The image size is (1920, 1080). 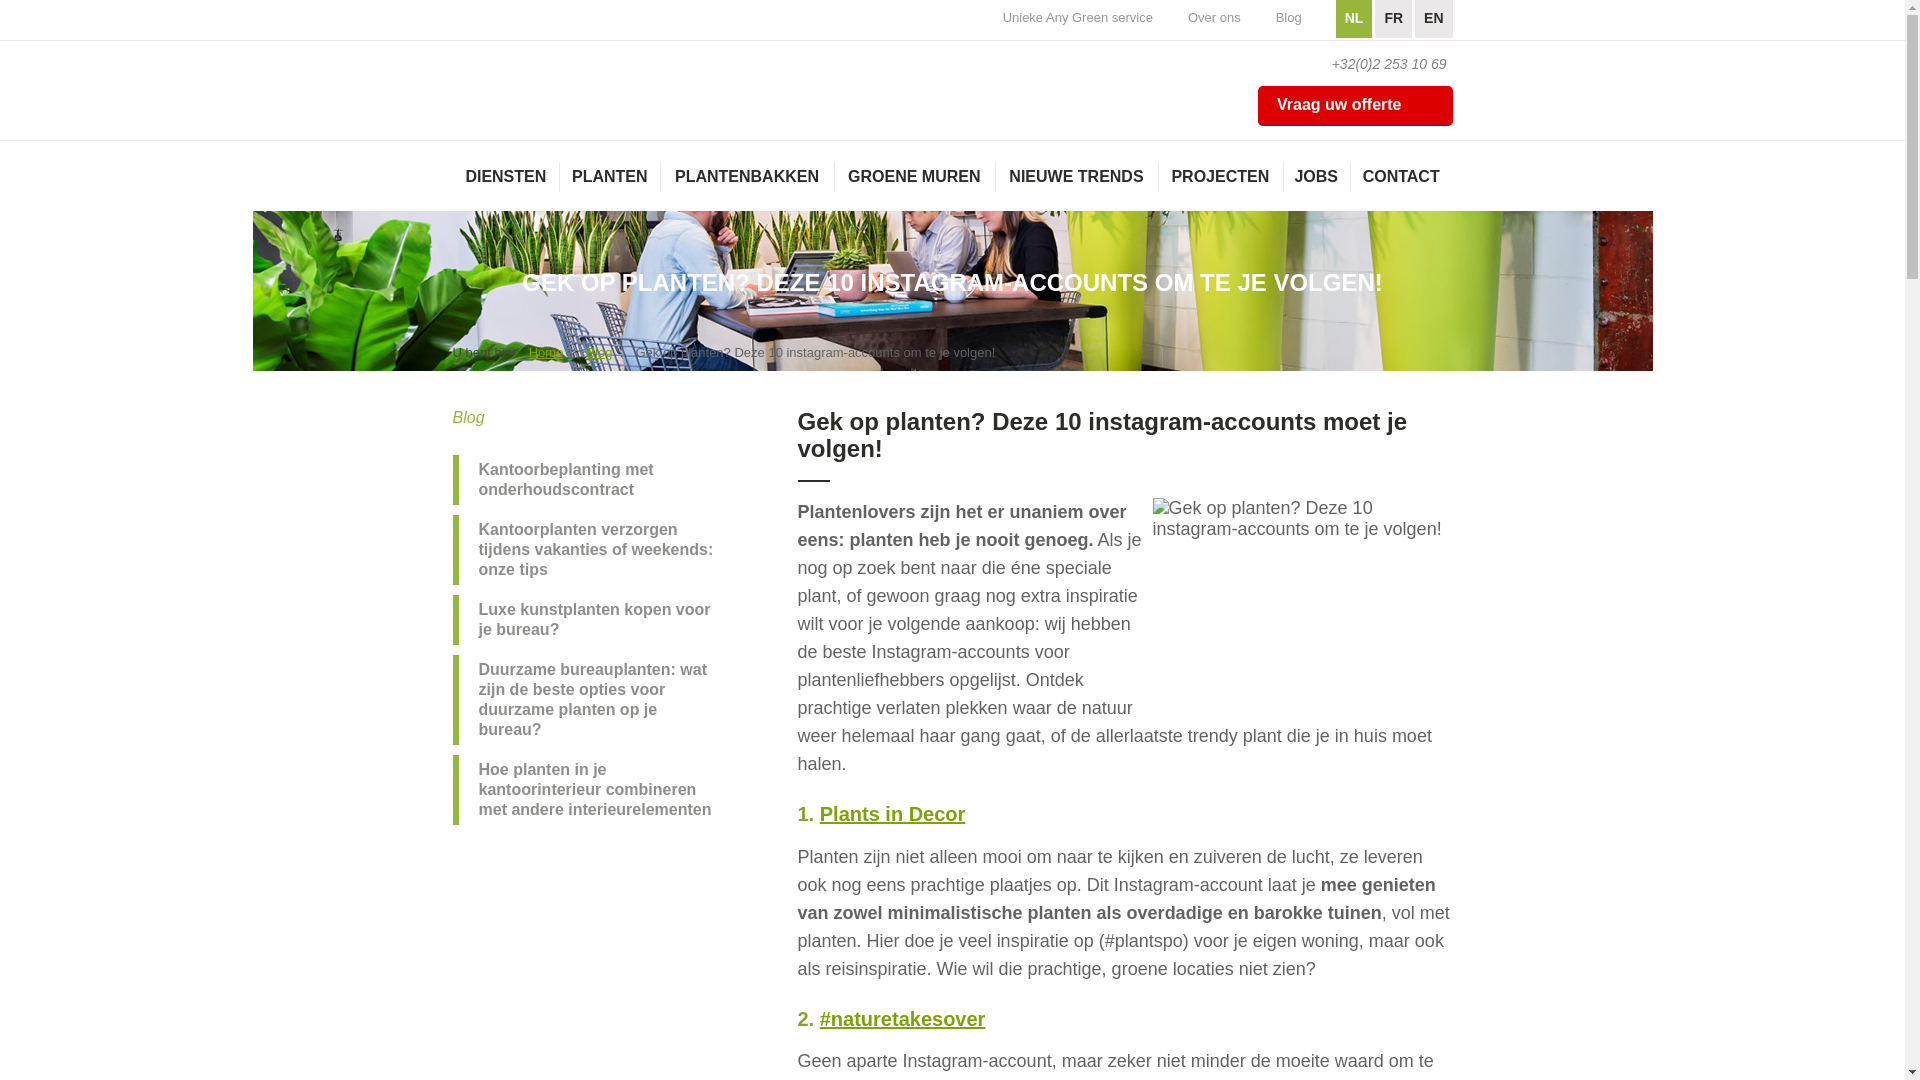 I want to click on 'Over ons', so click(x=1213, y=19).